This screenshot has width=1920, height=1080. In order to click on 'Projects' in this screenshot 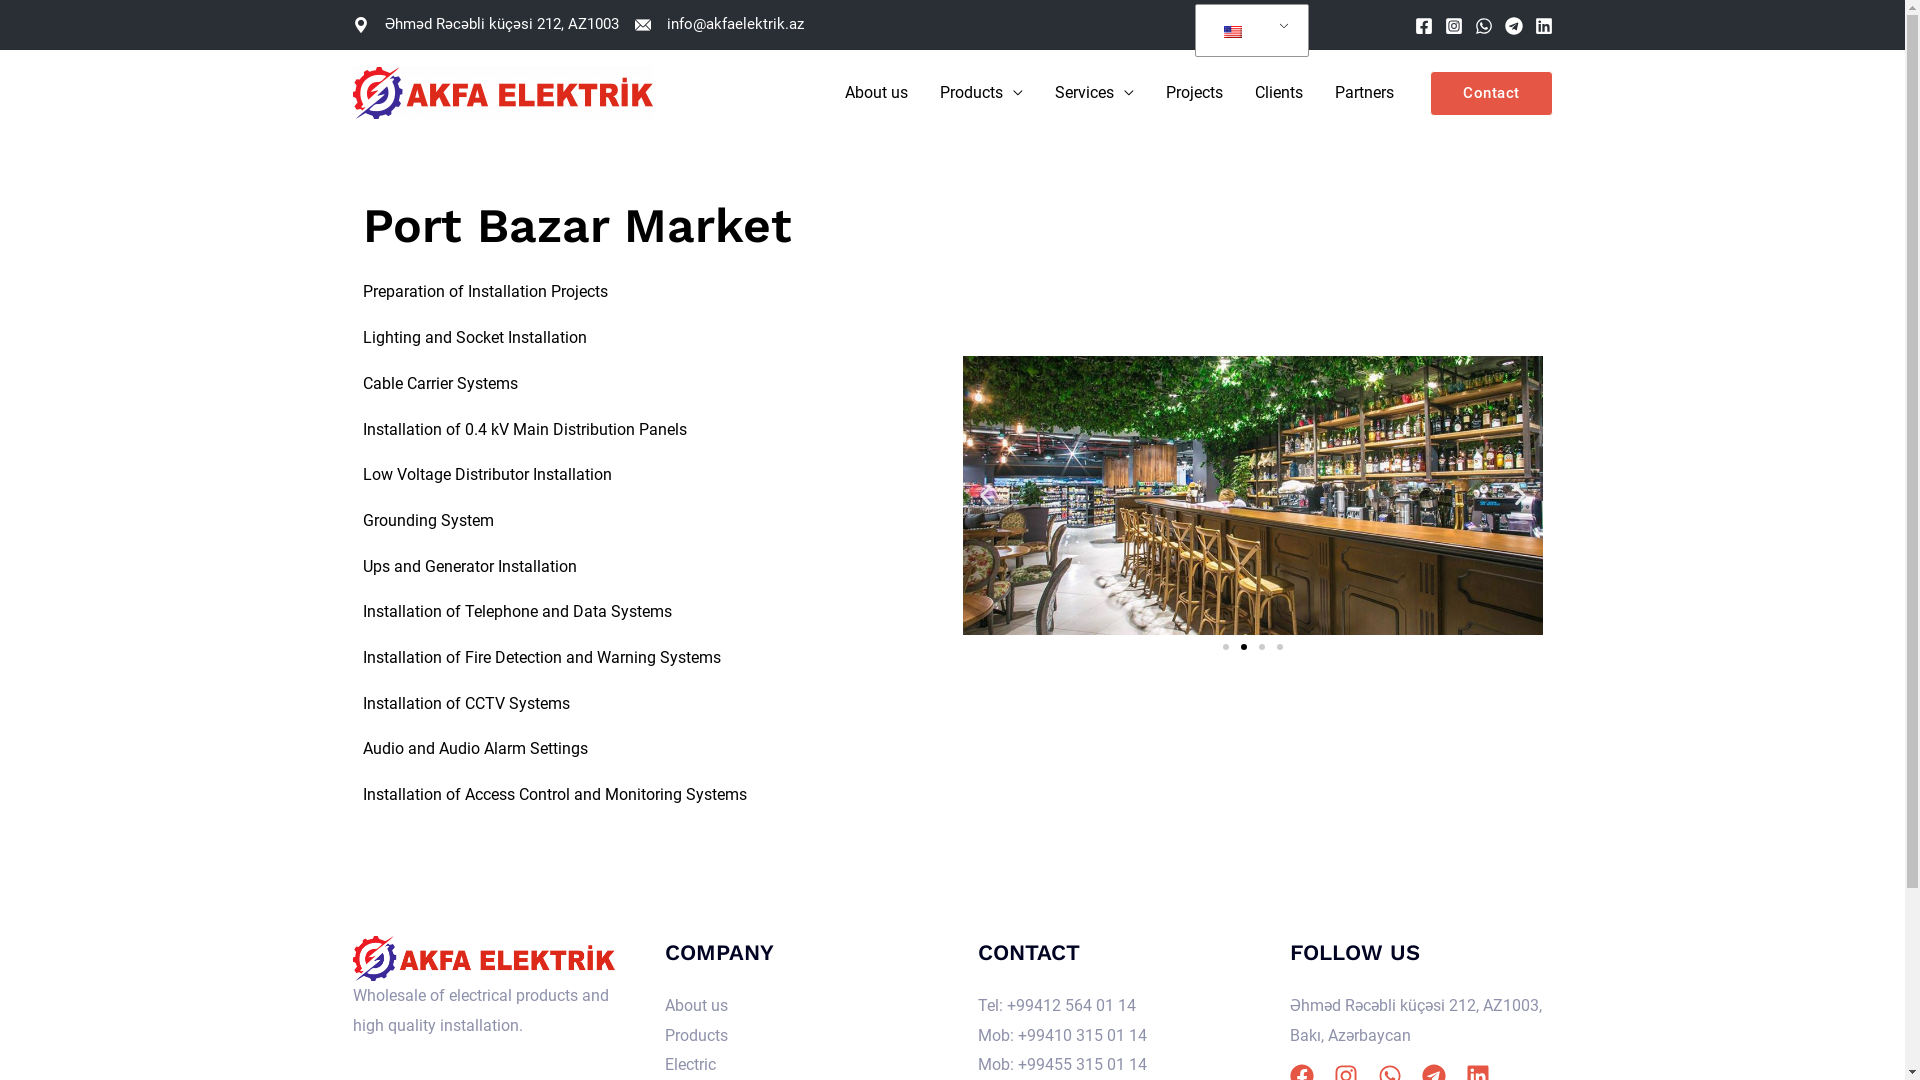, I will do `click(1194, 92)`.